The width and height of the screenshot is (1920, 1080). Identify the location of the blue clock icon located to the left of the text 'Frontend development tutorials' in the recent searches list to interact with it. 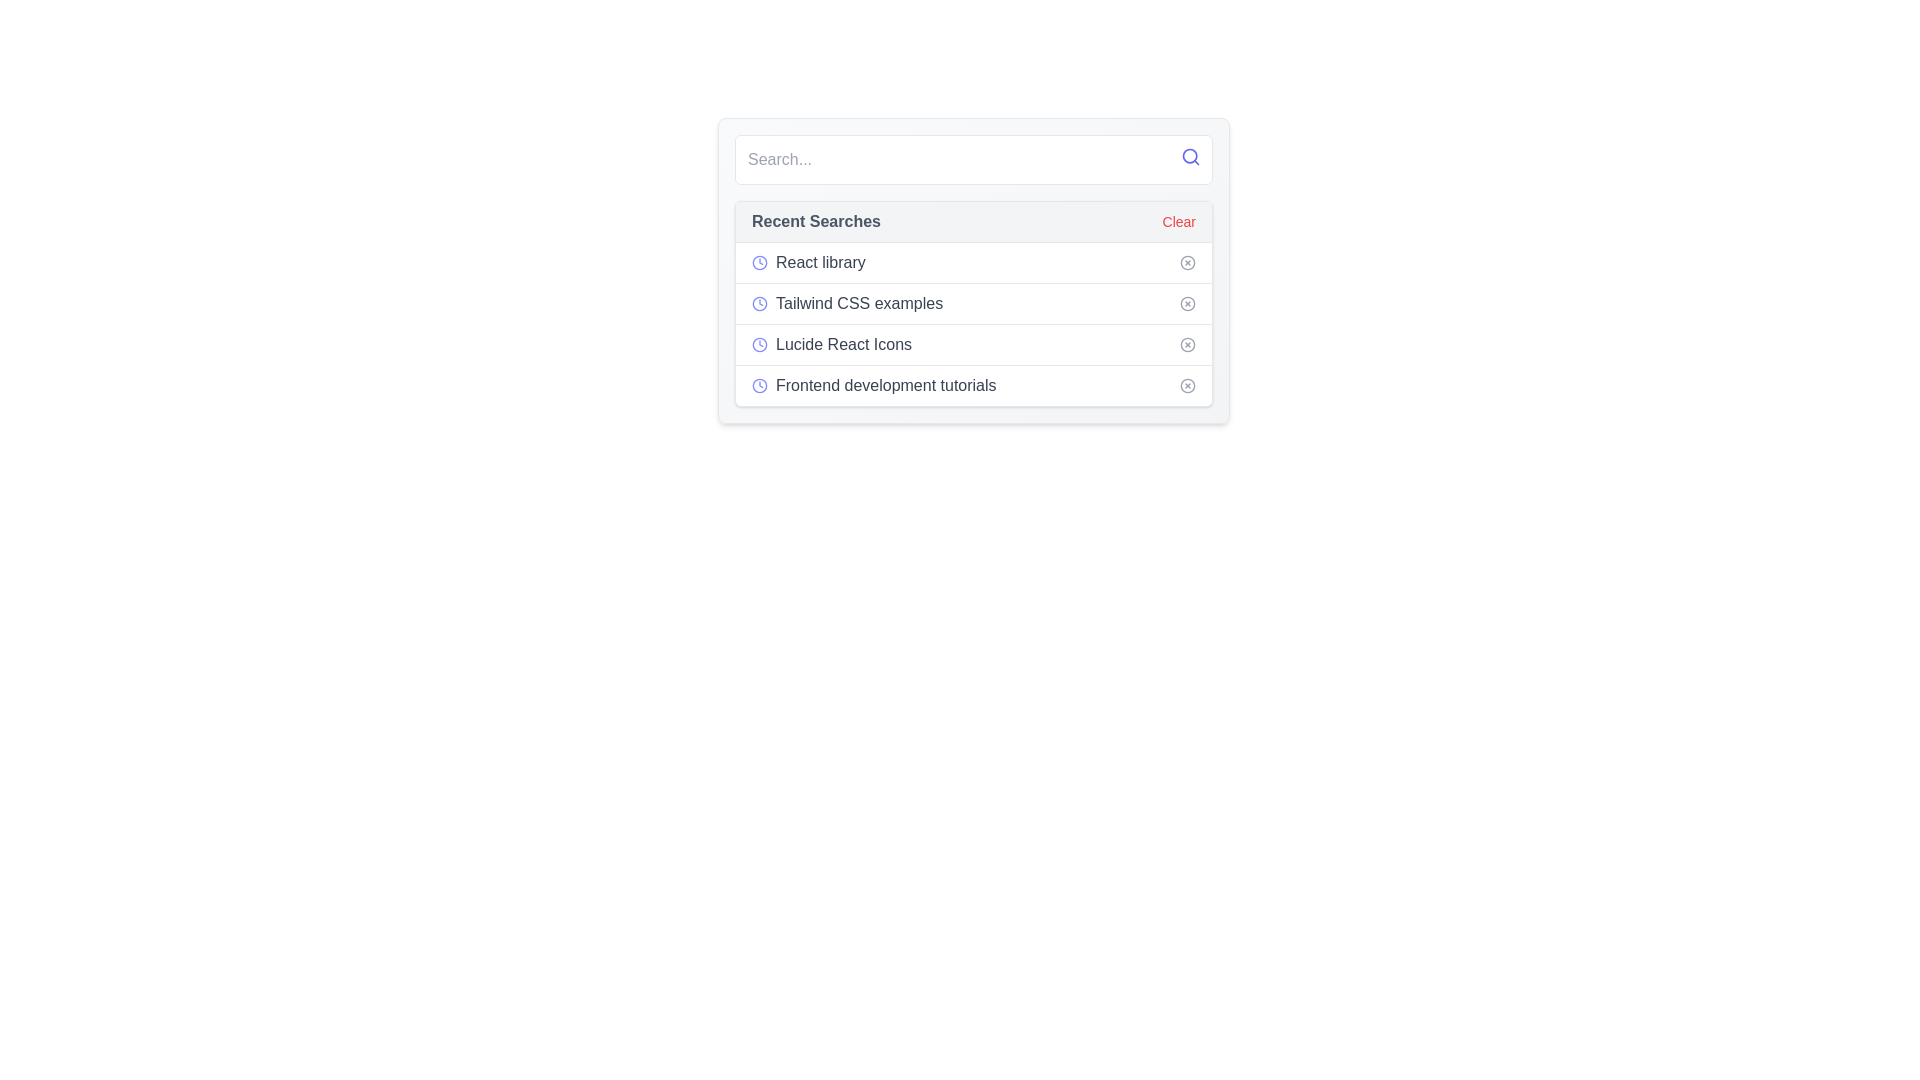
(758, 385).